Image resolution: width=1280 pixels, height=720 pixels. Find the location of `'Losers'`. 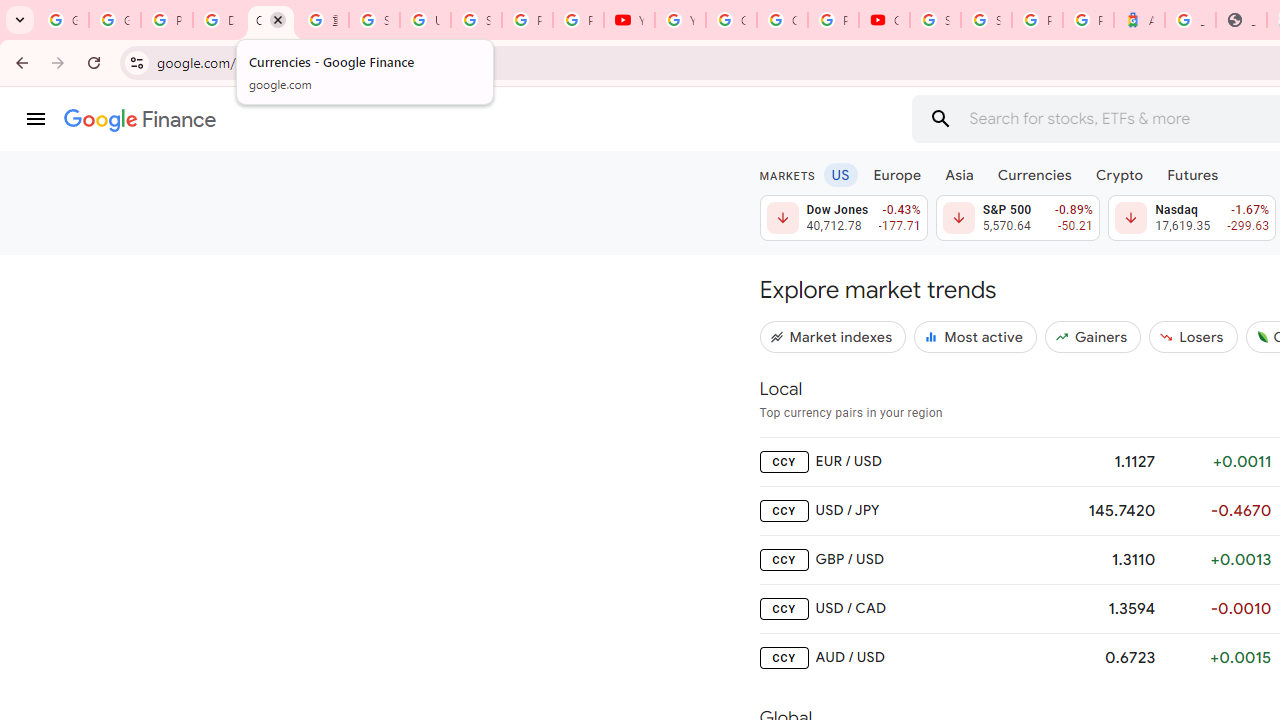

'Losers' is located at coordinates (1193, 335).